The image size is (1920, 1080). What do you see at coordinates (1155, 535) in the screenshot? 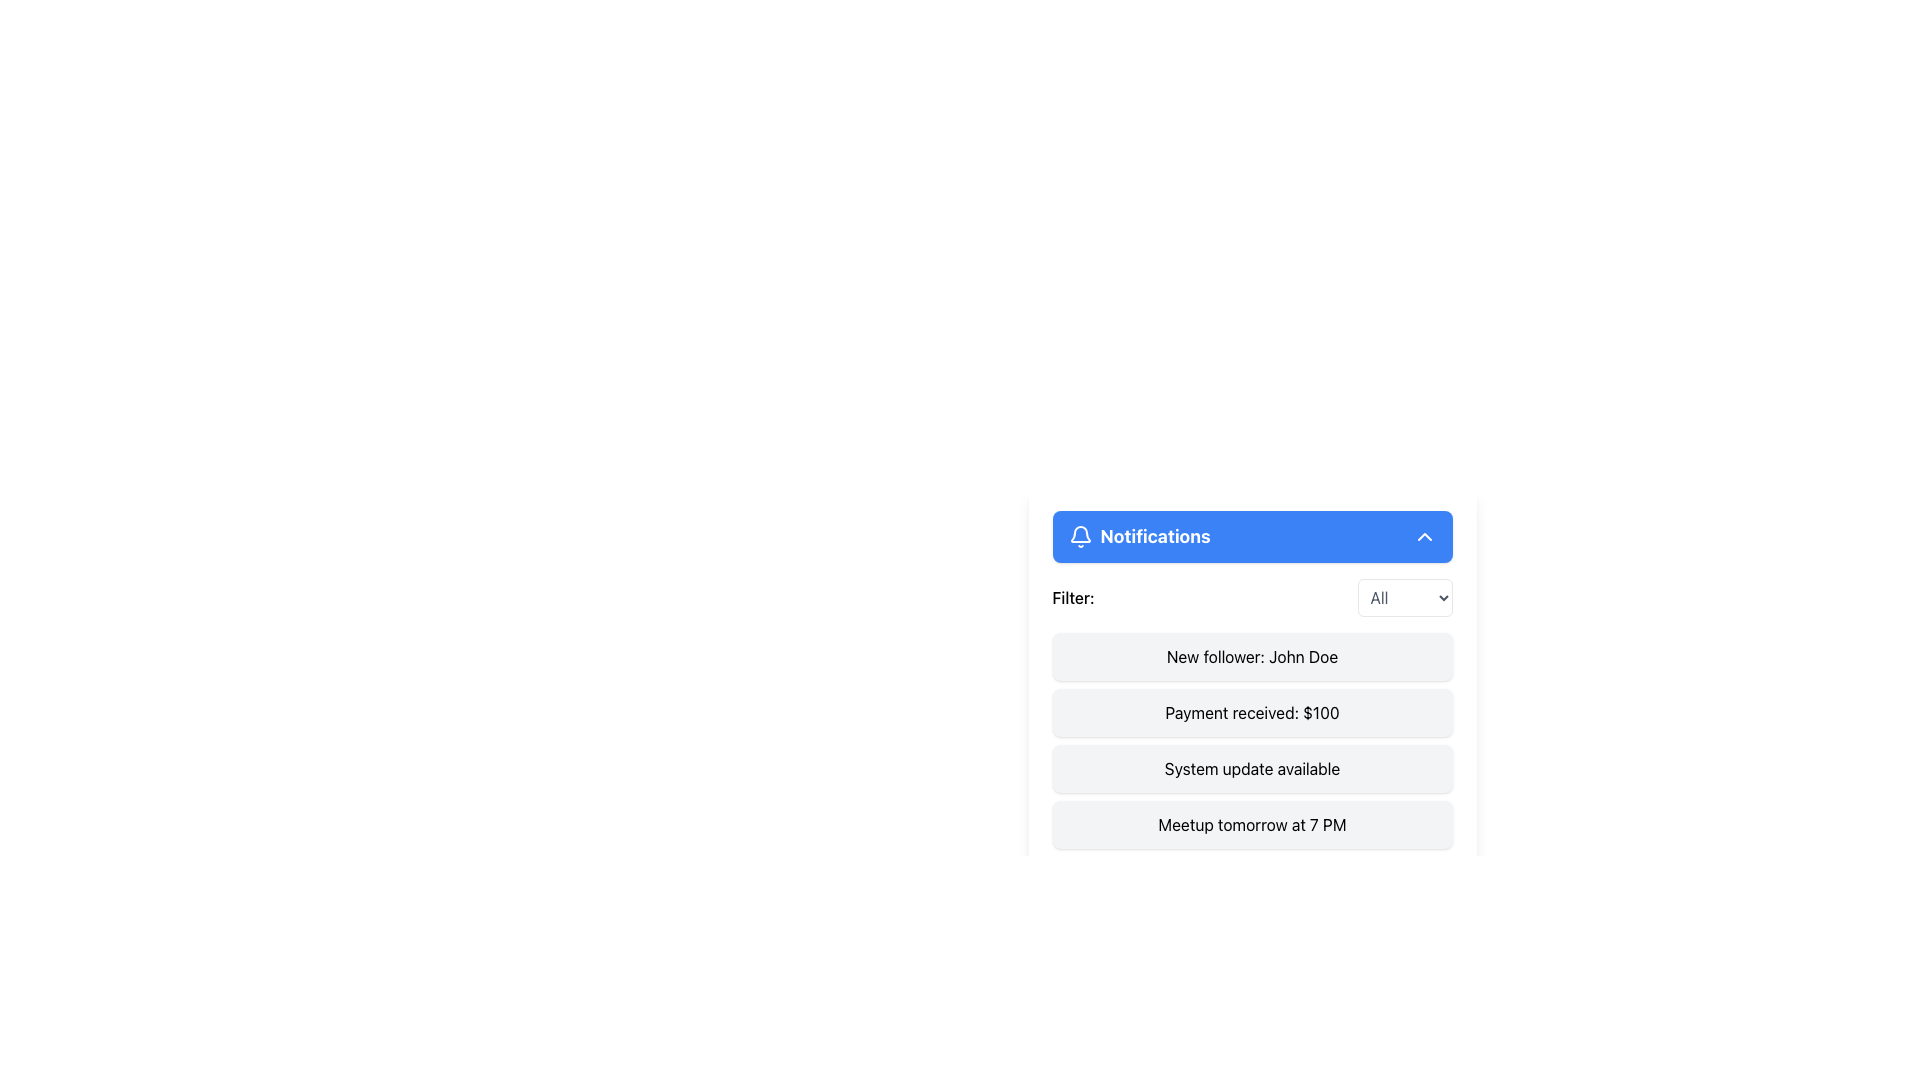
I see `the bold, large-sized text labeled 'Notifications' displayed in white against a blue background in the header of the notification panel` at bounding box center [1155, 535].